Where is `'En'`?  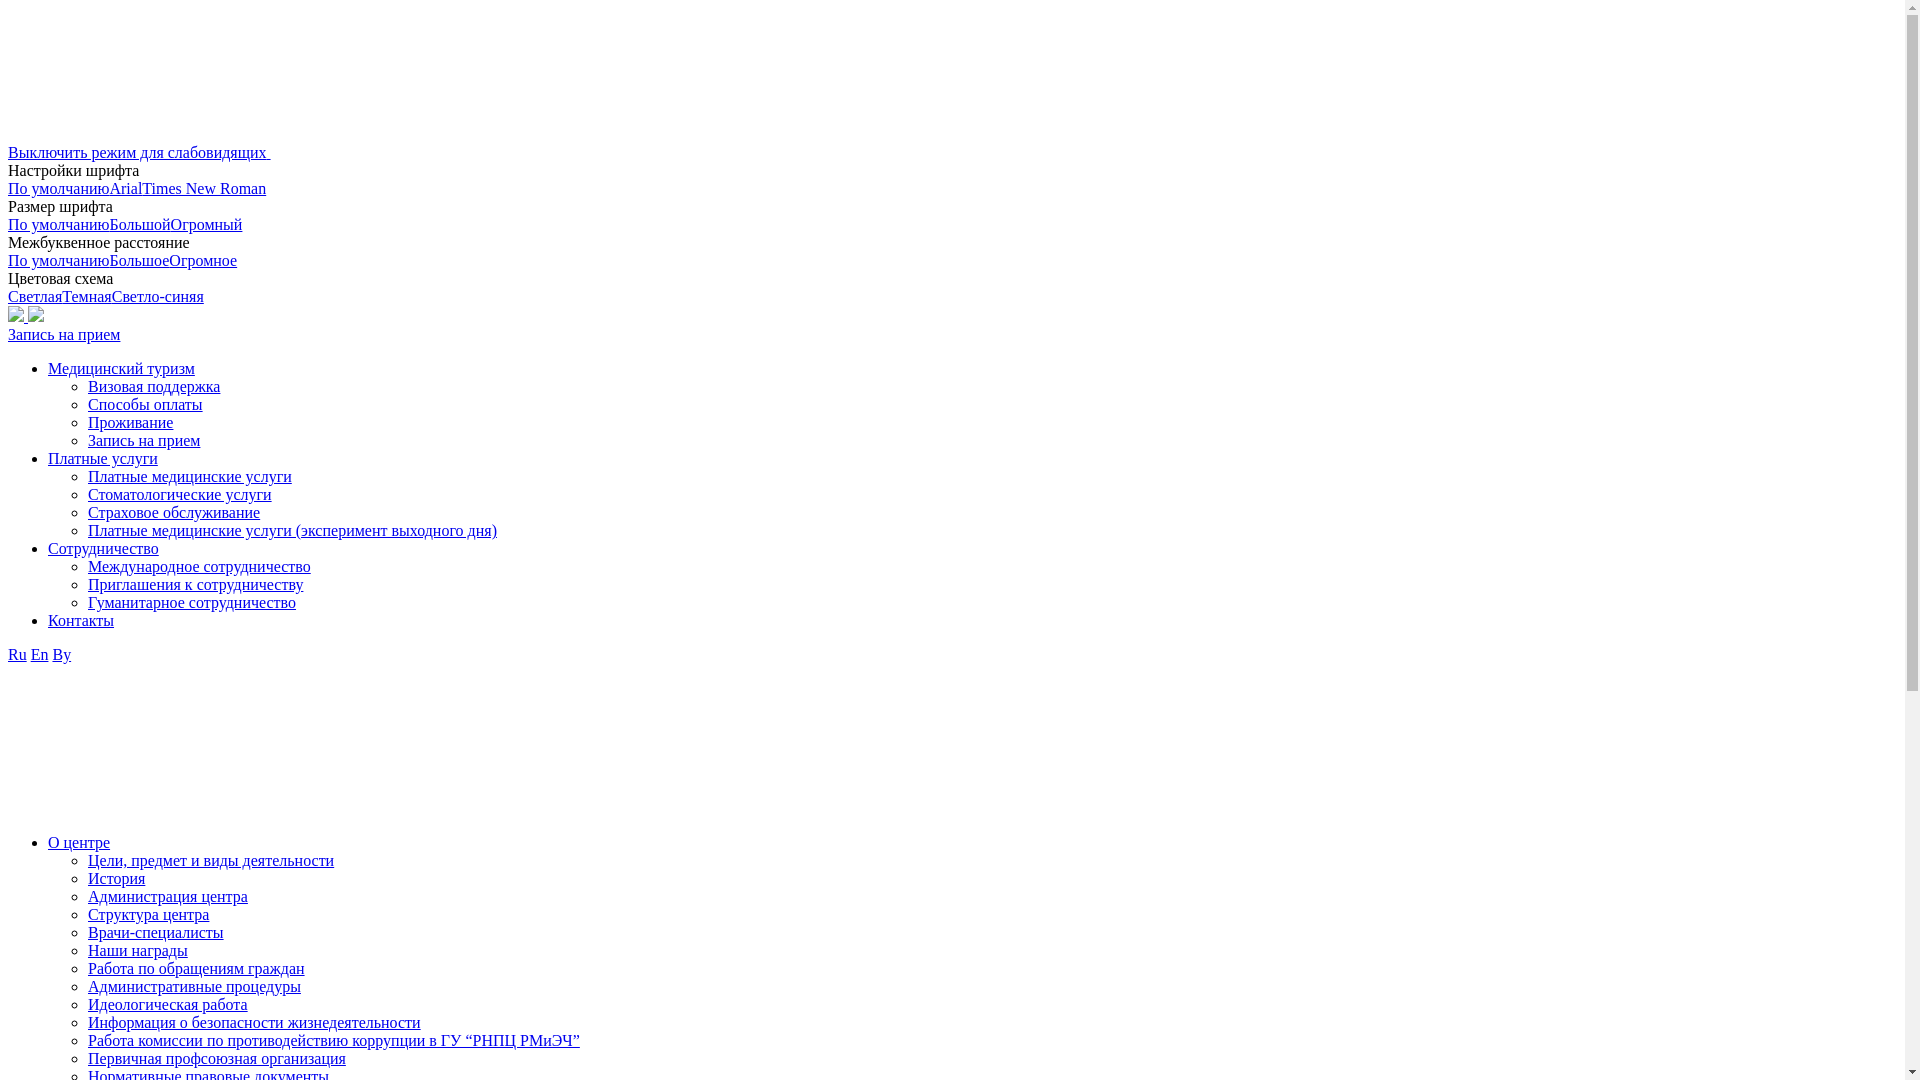
'En' is located at coordinates (39, 654).